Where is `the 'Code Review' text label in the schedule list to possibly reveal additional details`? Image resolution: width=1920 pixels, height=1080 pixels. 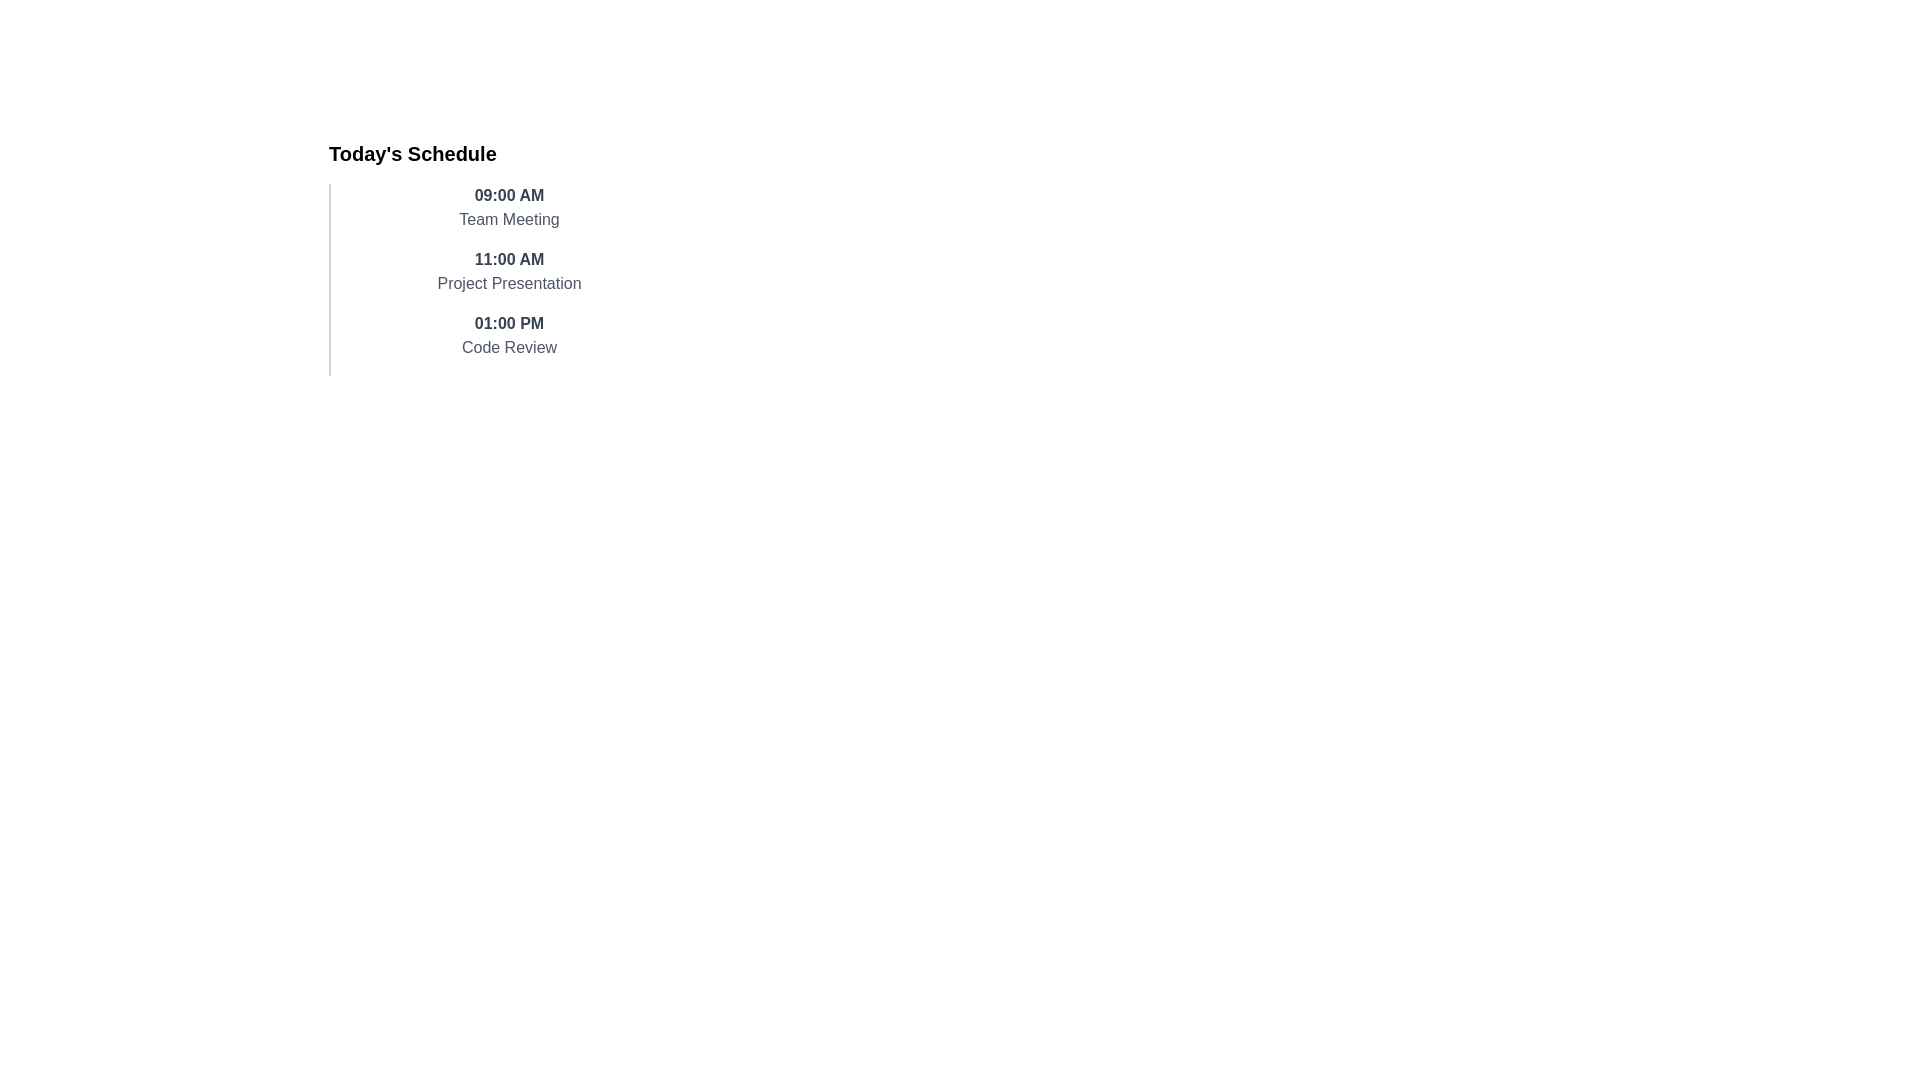
the 'Code Review' text label in the schedule list to possibly reveal additional details is located at coordinates (509, 346).